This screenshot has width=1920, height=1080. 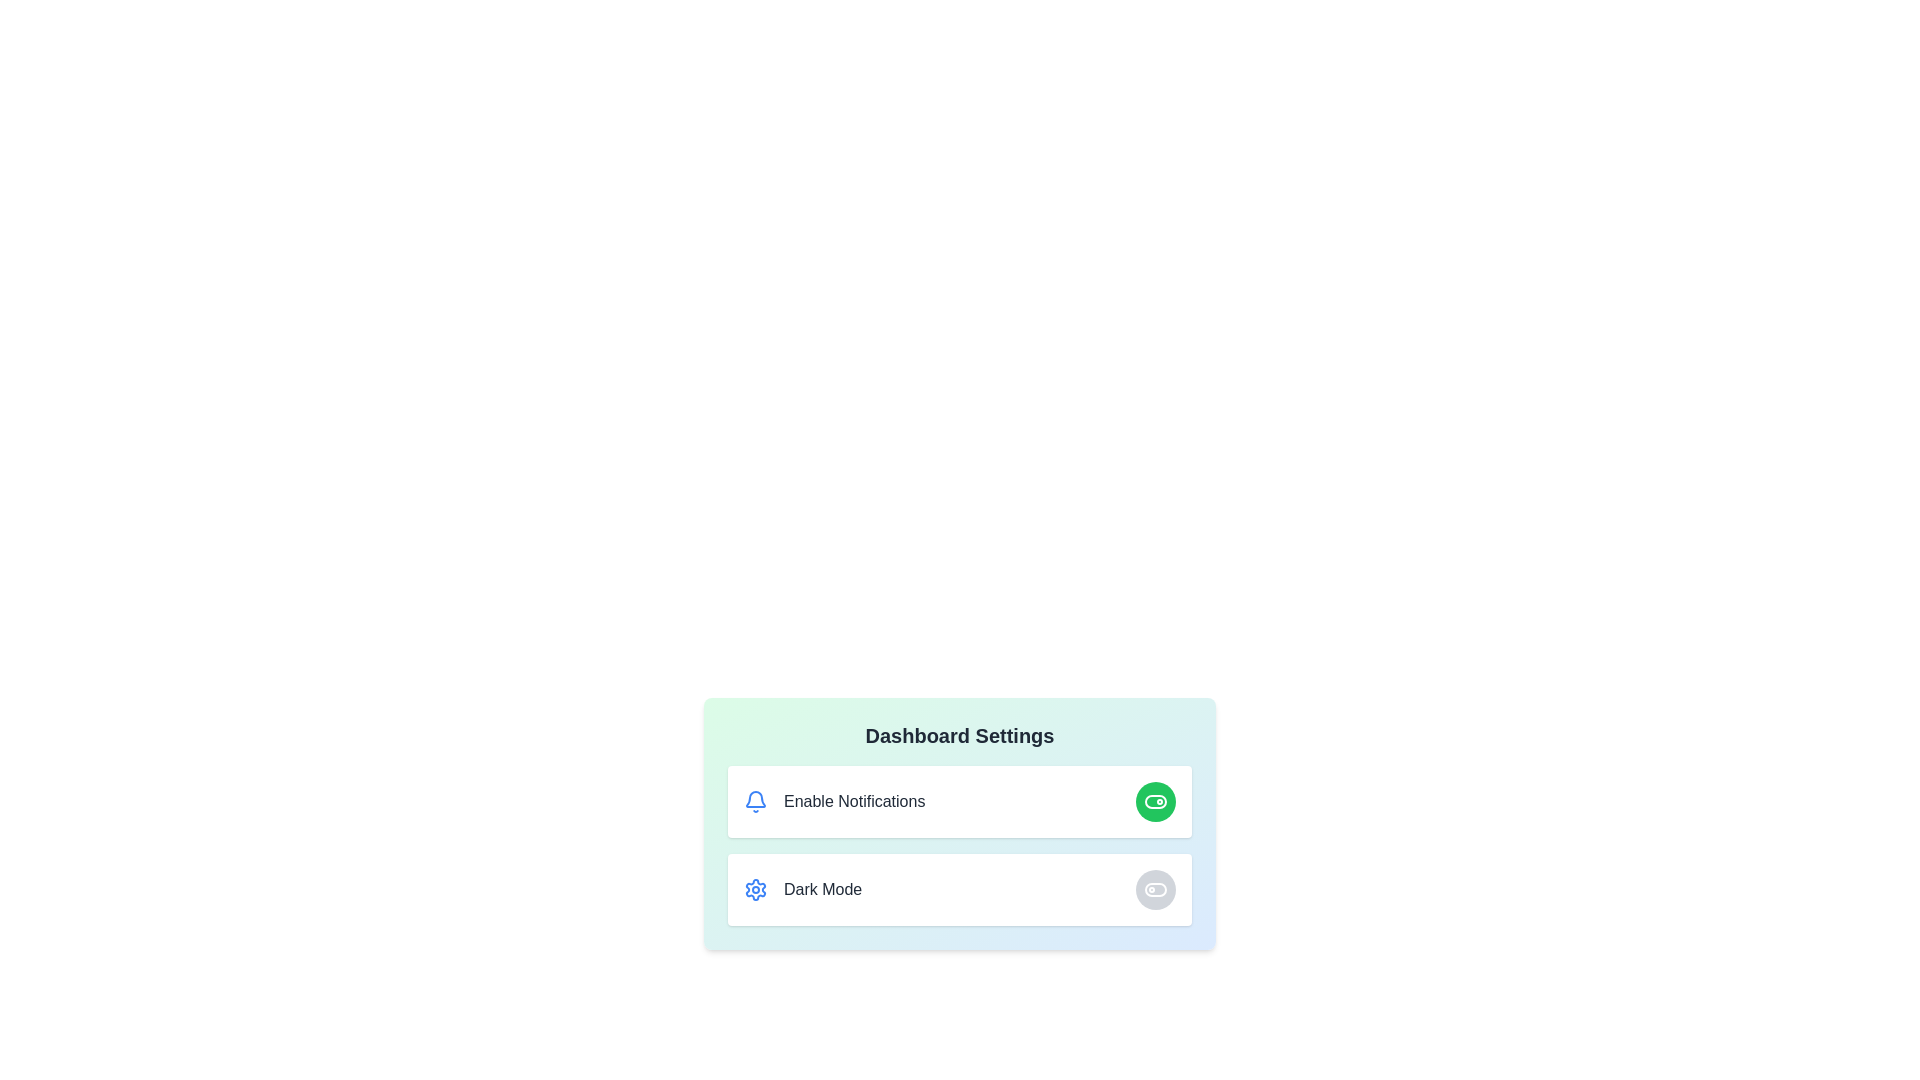 I want to click on the Label containing the blue bell icon and the text 'Enable Notifications', which is positioned to the left of a green circular button with a white eye icon, so click(x=834, y=801).